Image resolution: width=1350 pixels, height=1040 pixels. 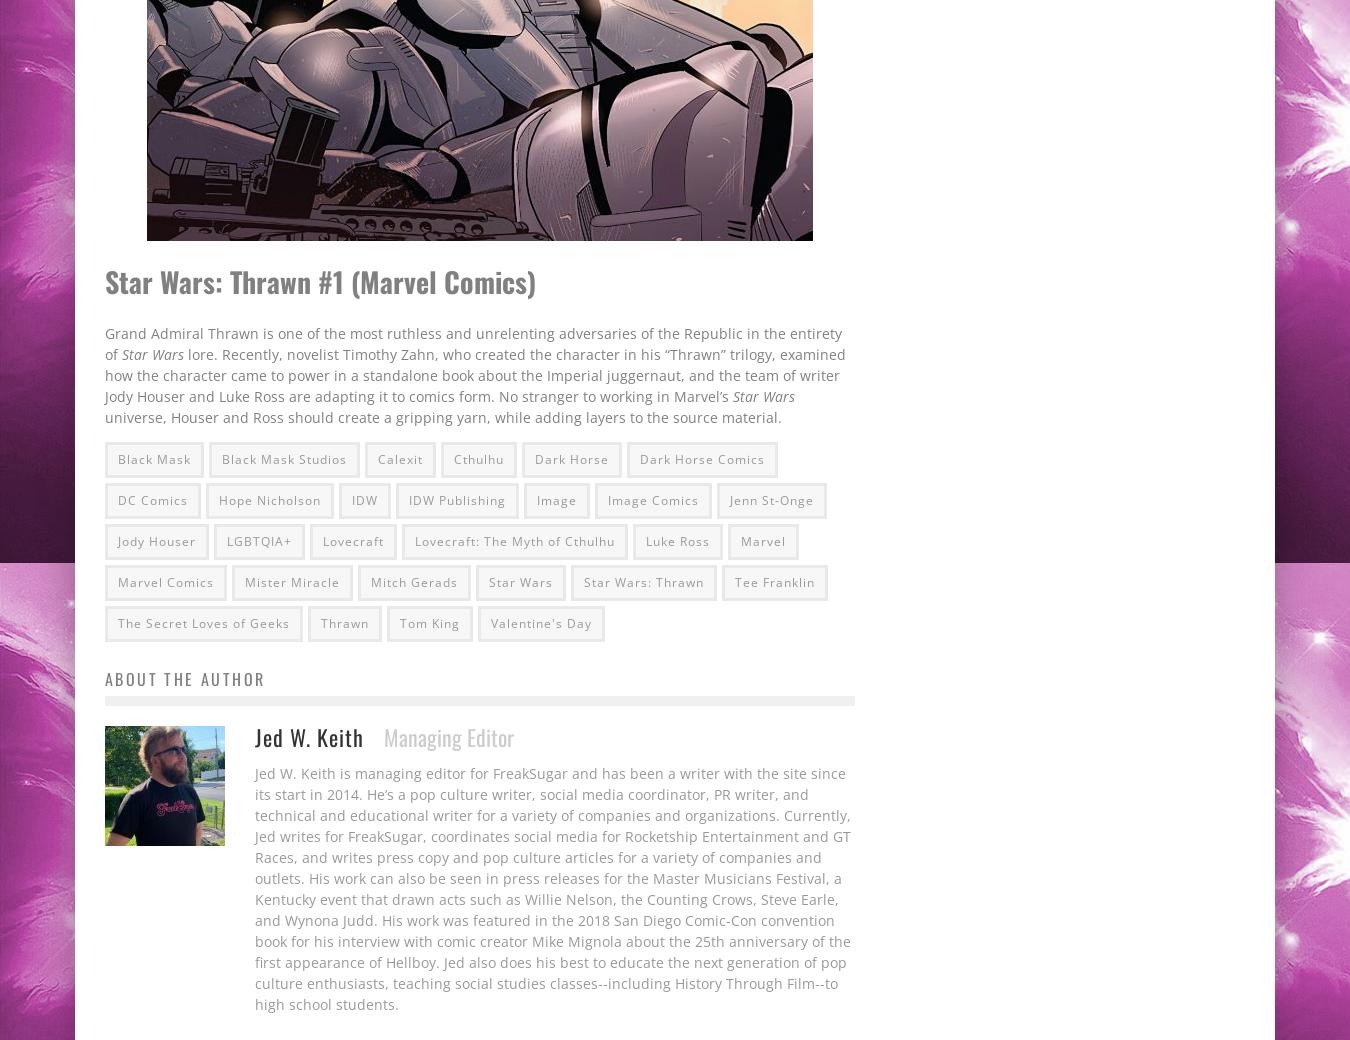 What do you see at coordinates (449, 736) in the screenshot?
I see `'Managing Editor'` at bounding box center [449, 736].